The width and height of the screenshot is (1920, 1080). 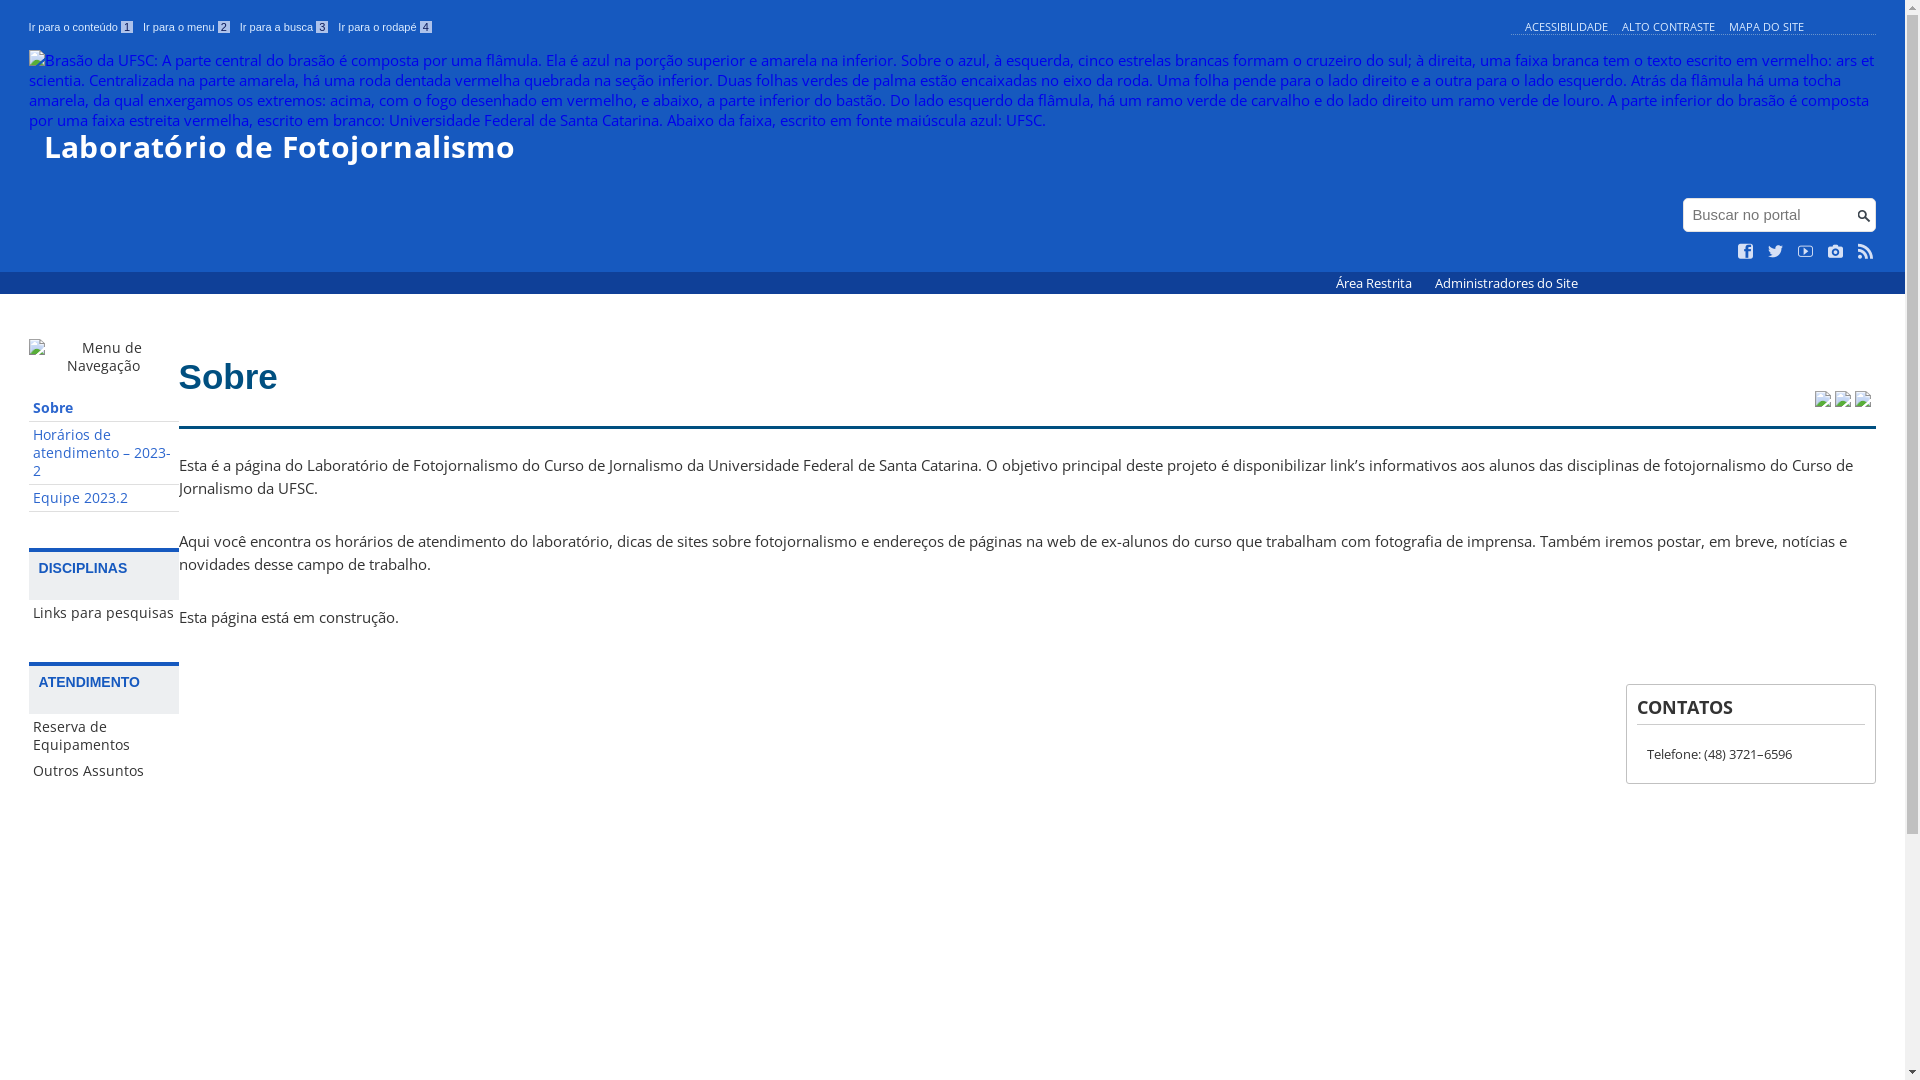 What do you see at coordinates (1668, 26) in the screenshot?
I see `'ALTO CONTRASTE'` at bounding box center [1668, 26].